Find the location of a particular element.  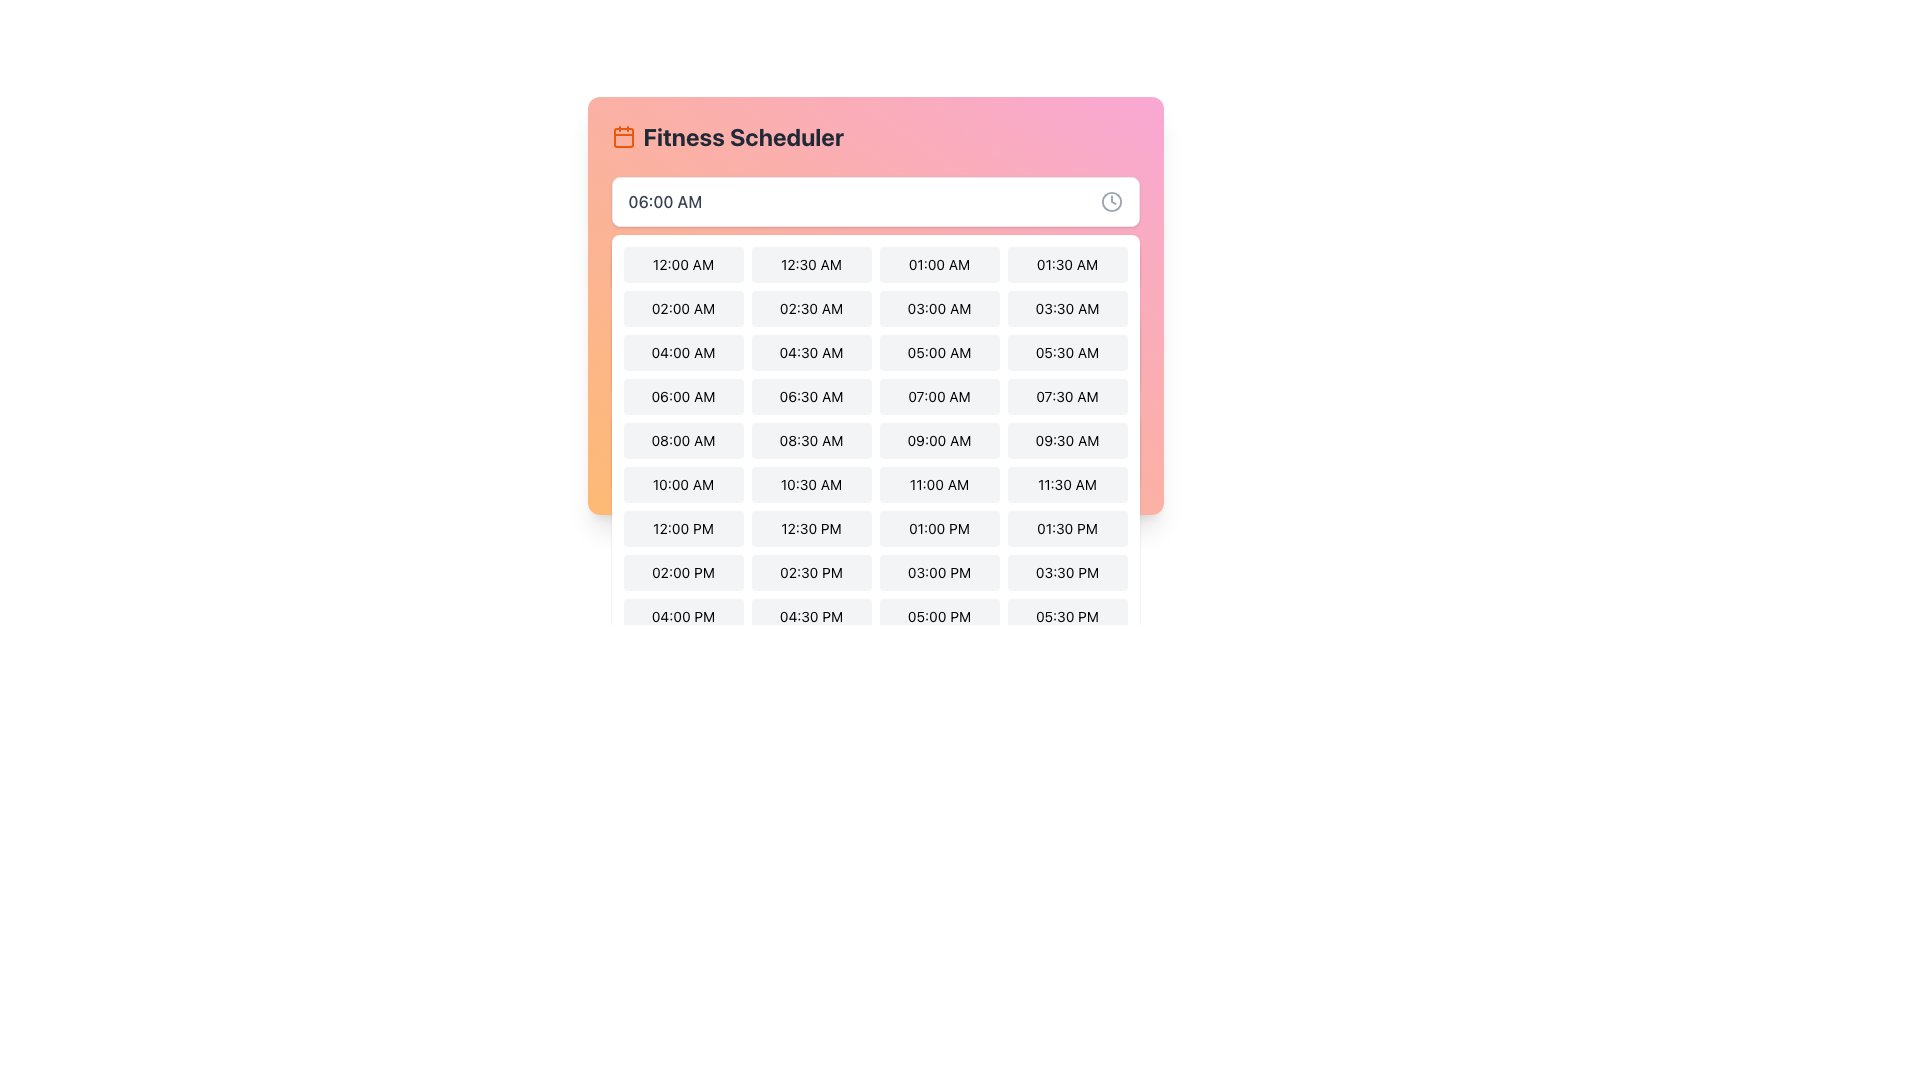

the rectangular button displaying '03:00 PM' is located at coordinates (938, 573).